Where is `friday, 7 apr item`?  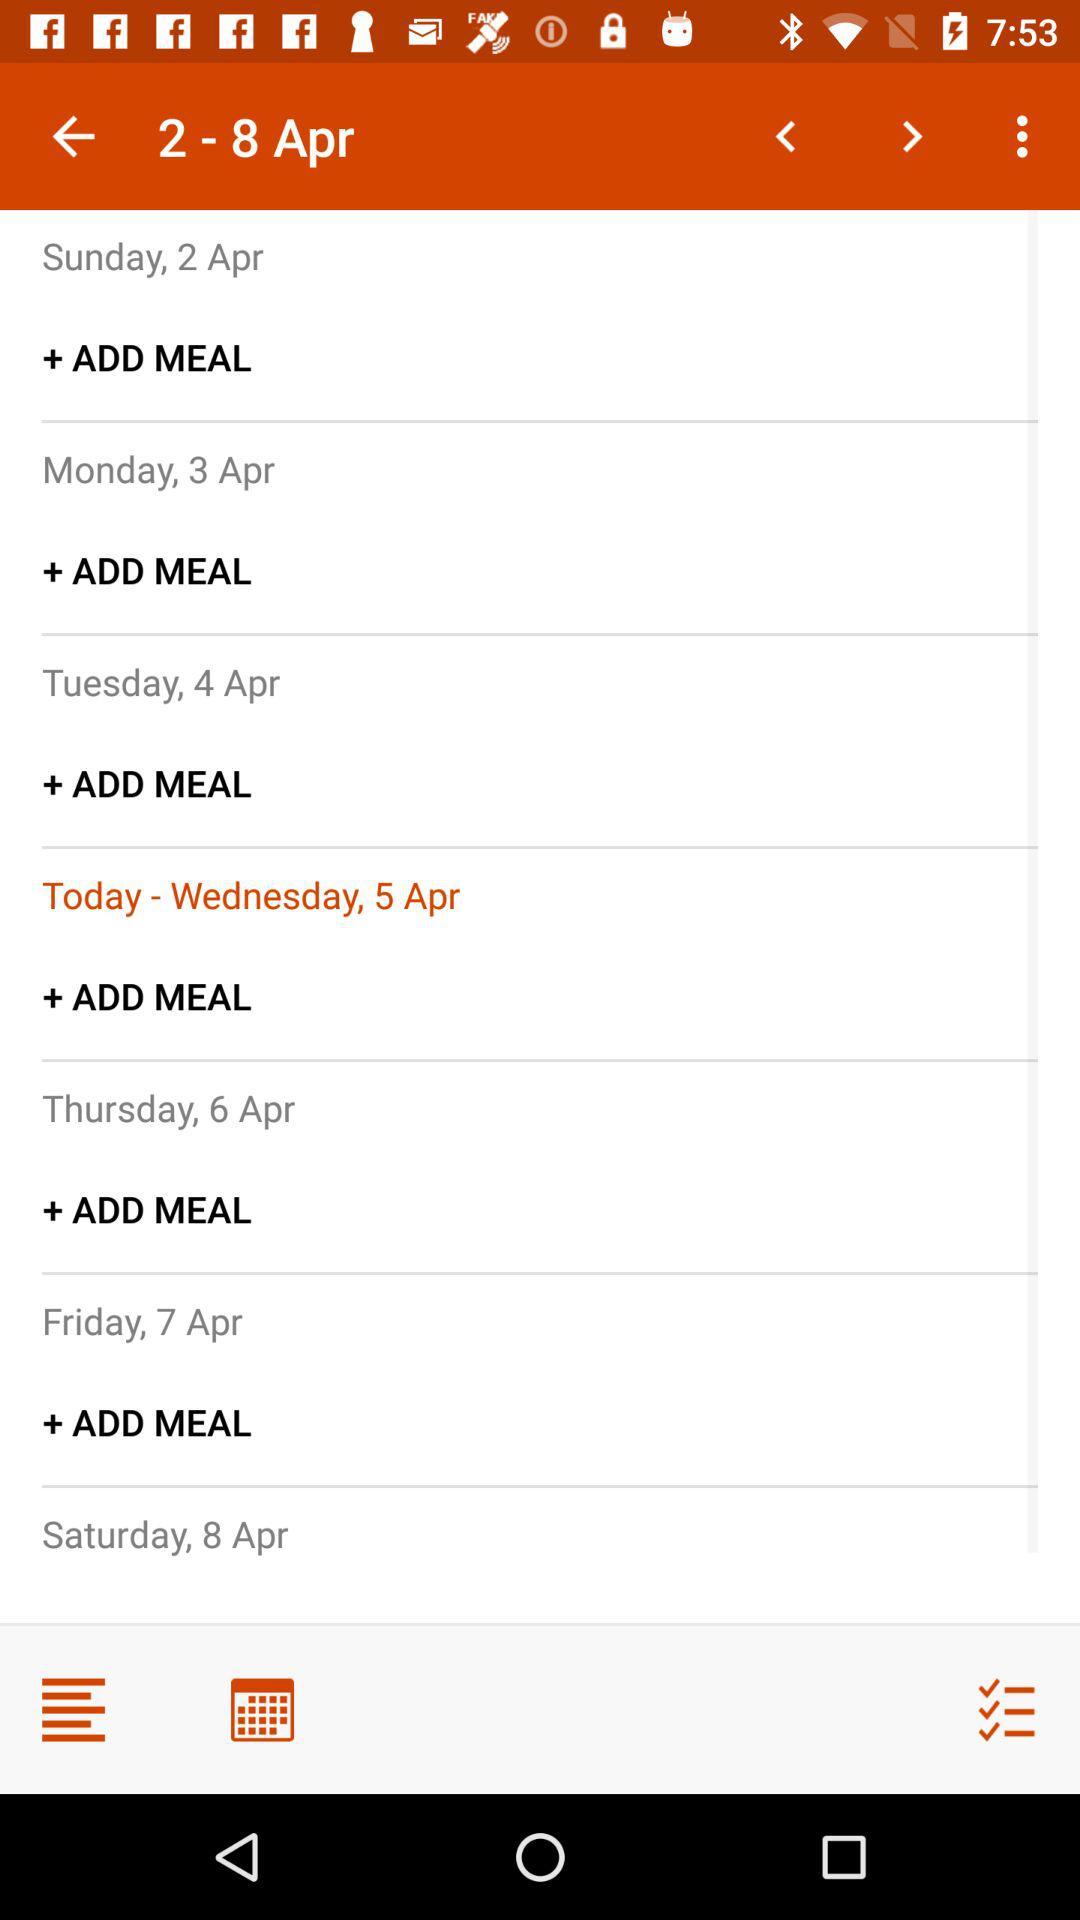
friday, 7 apr item is located at coordinates (141, 1320).